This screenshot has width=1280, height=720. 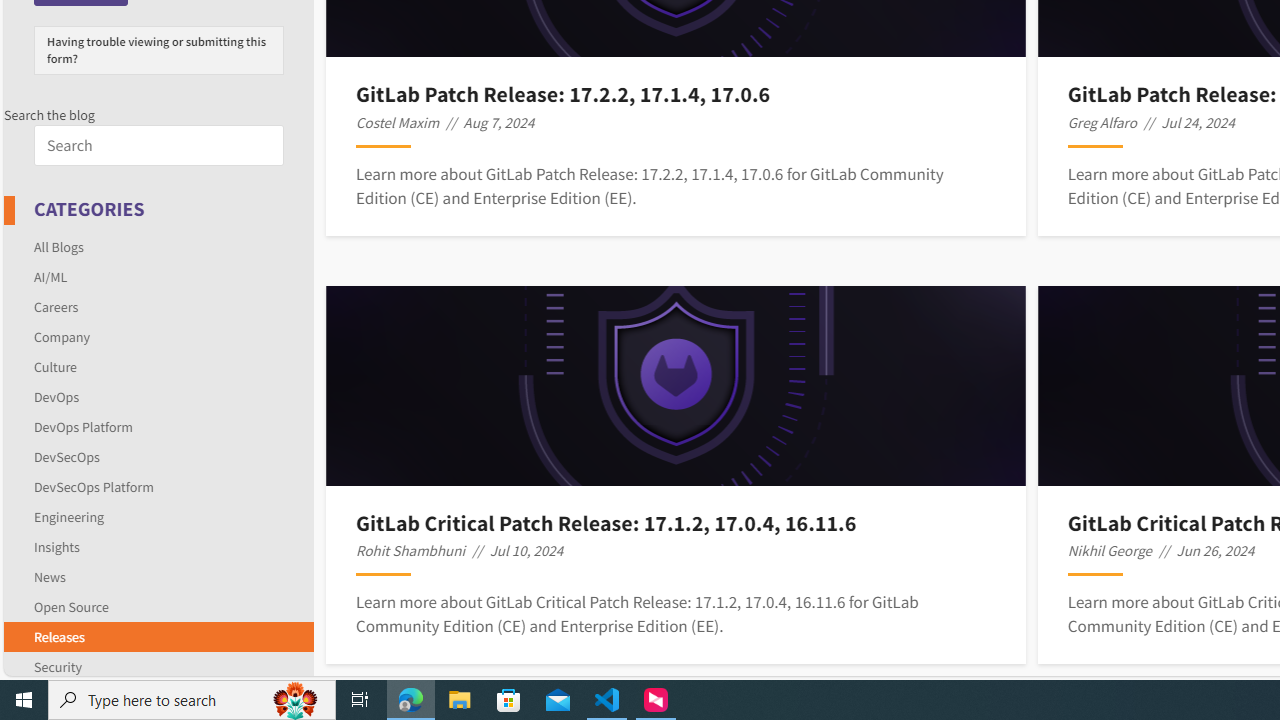 I want to click on 'Releases', so click(x=59, y=636).